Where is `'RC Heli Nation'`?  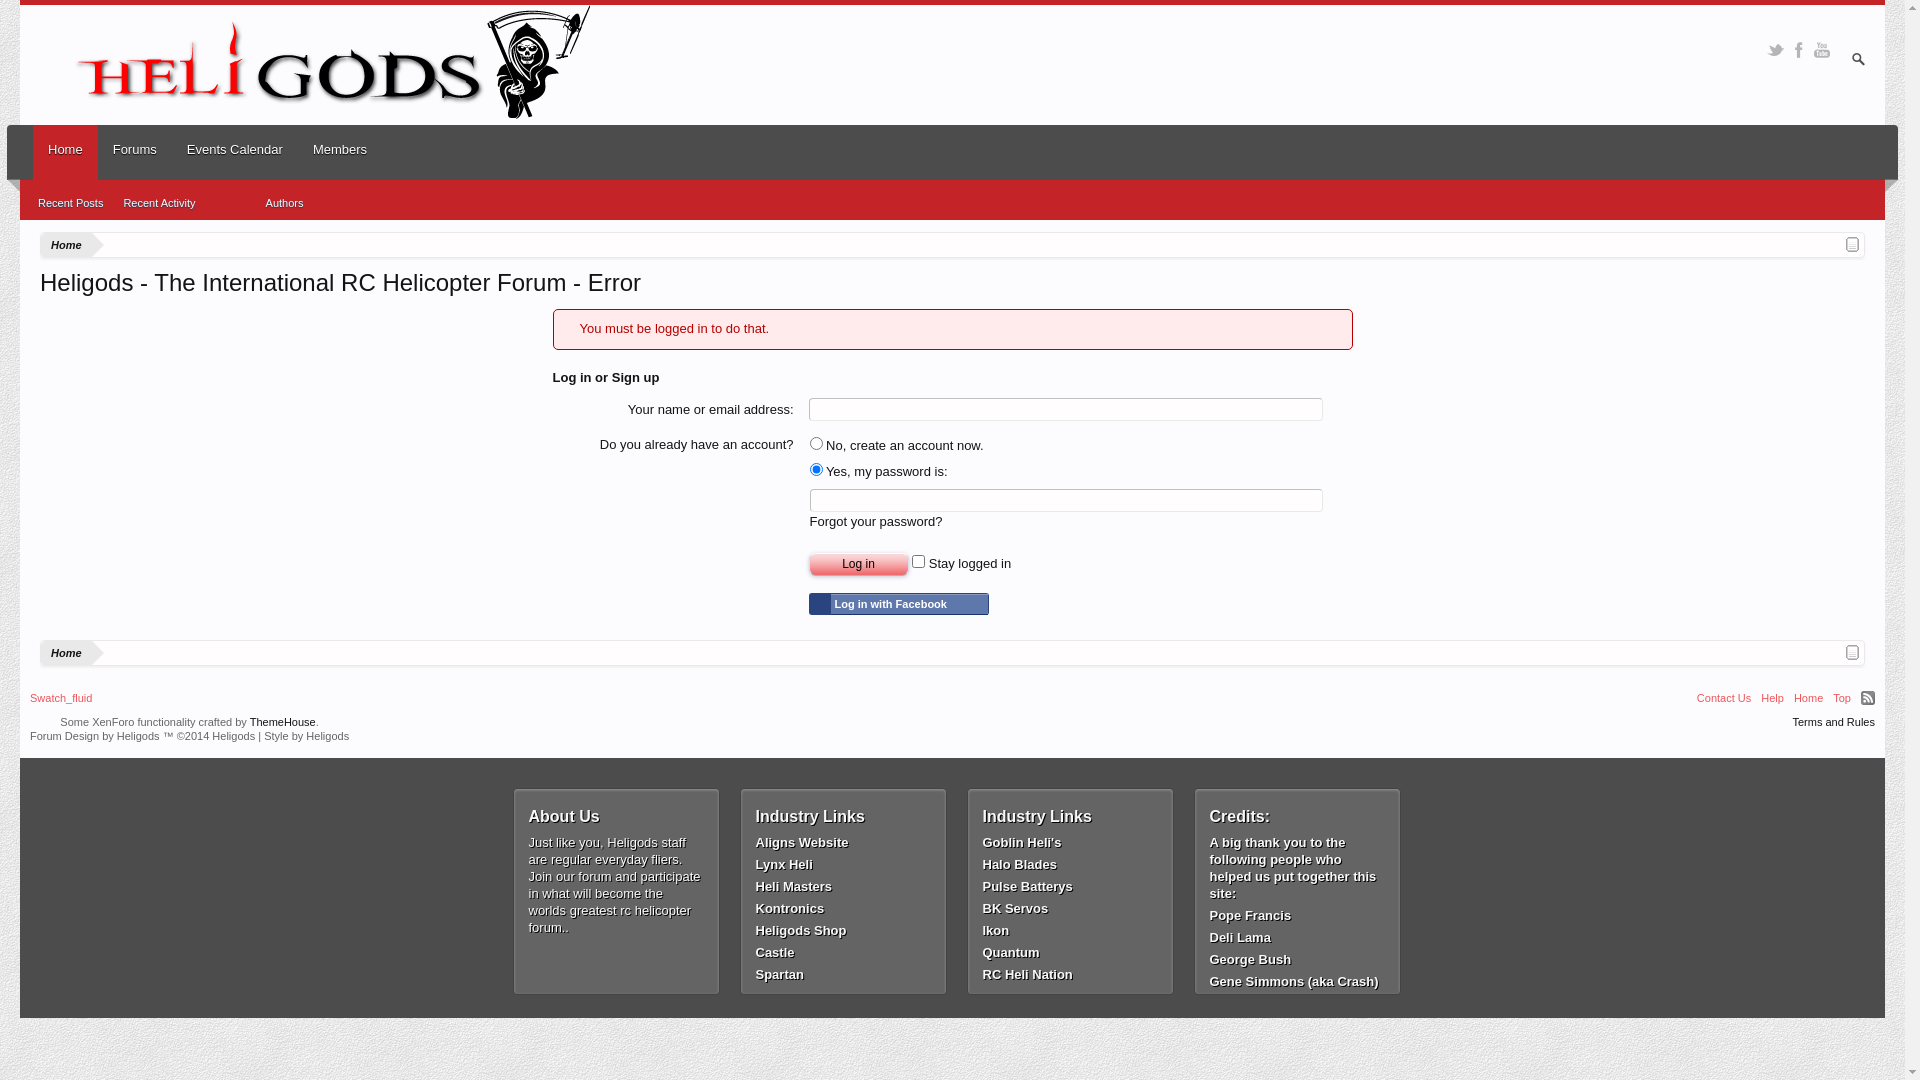 'RC Heli Nation' is located at coordinates (982, 973).